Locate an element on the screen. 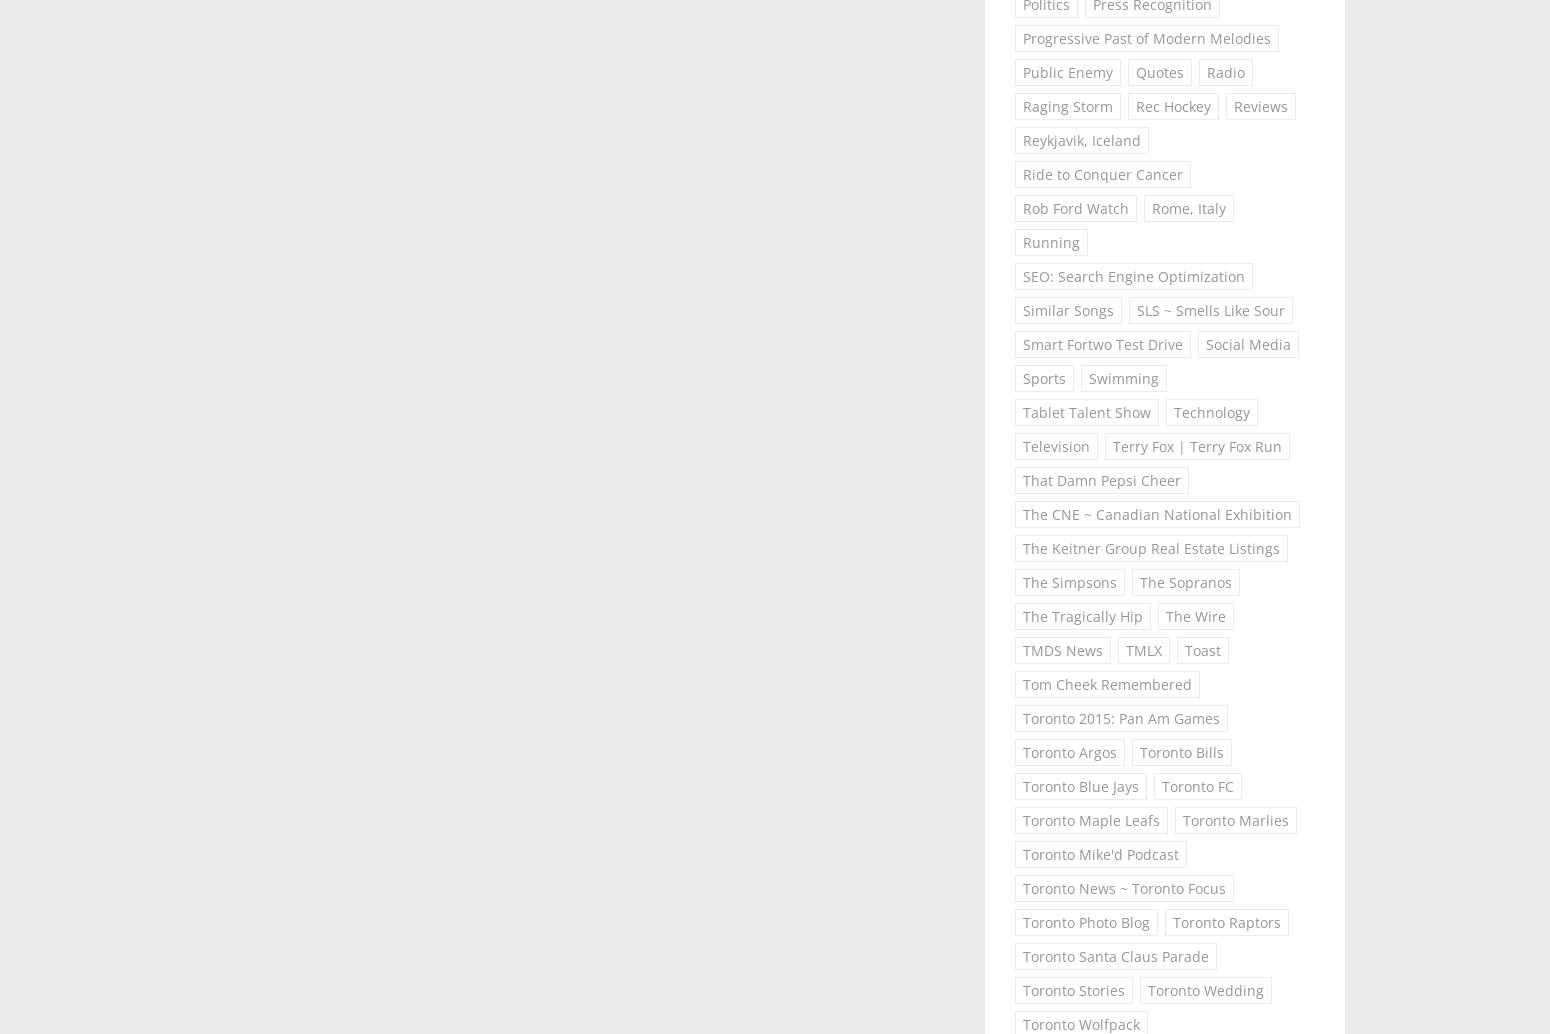 The image size is (1550, 1034). 'Rec Hockey' is located at coordinates (1173, 106).